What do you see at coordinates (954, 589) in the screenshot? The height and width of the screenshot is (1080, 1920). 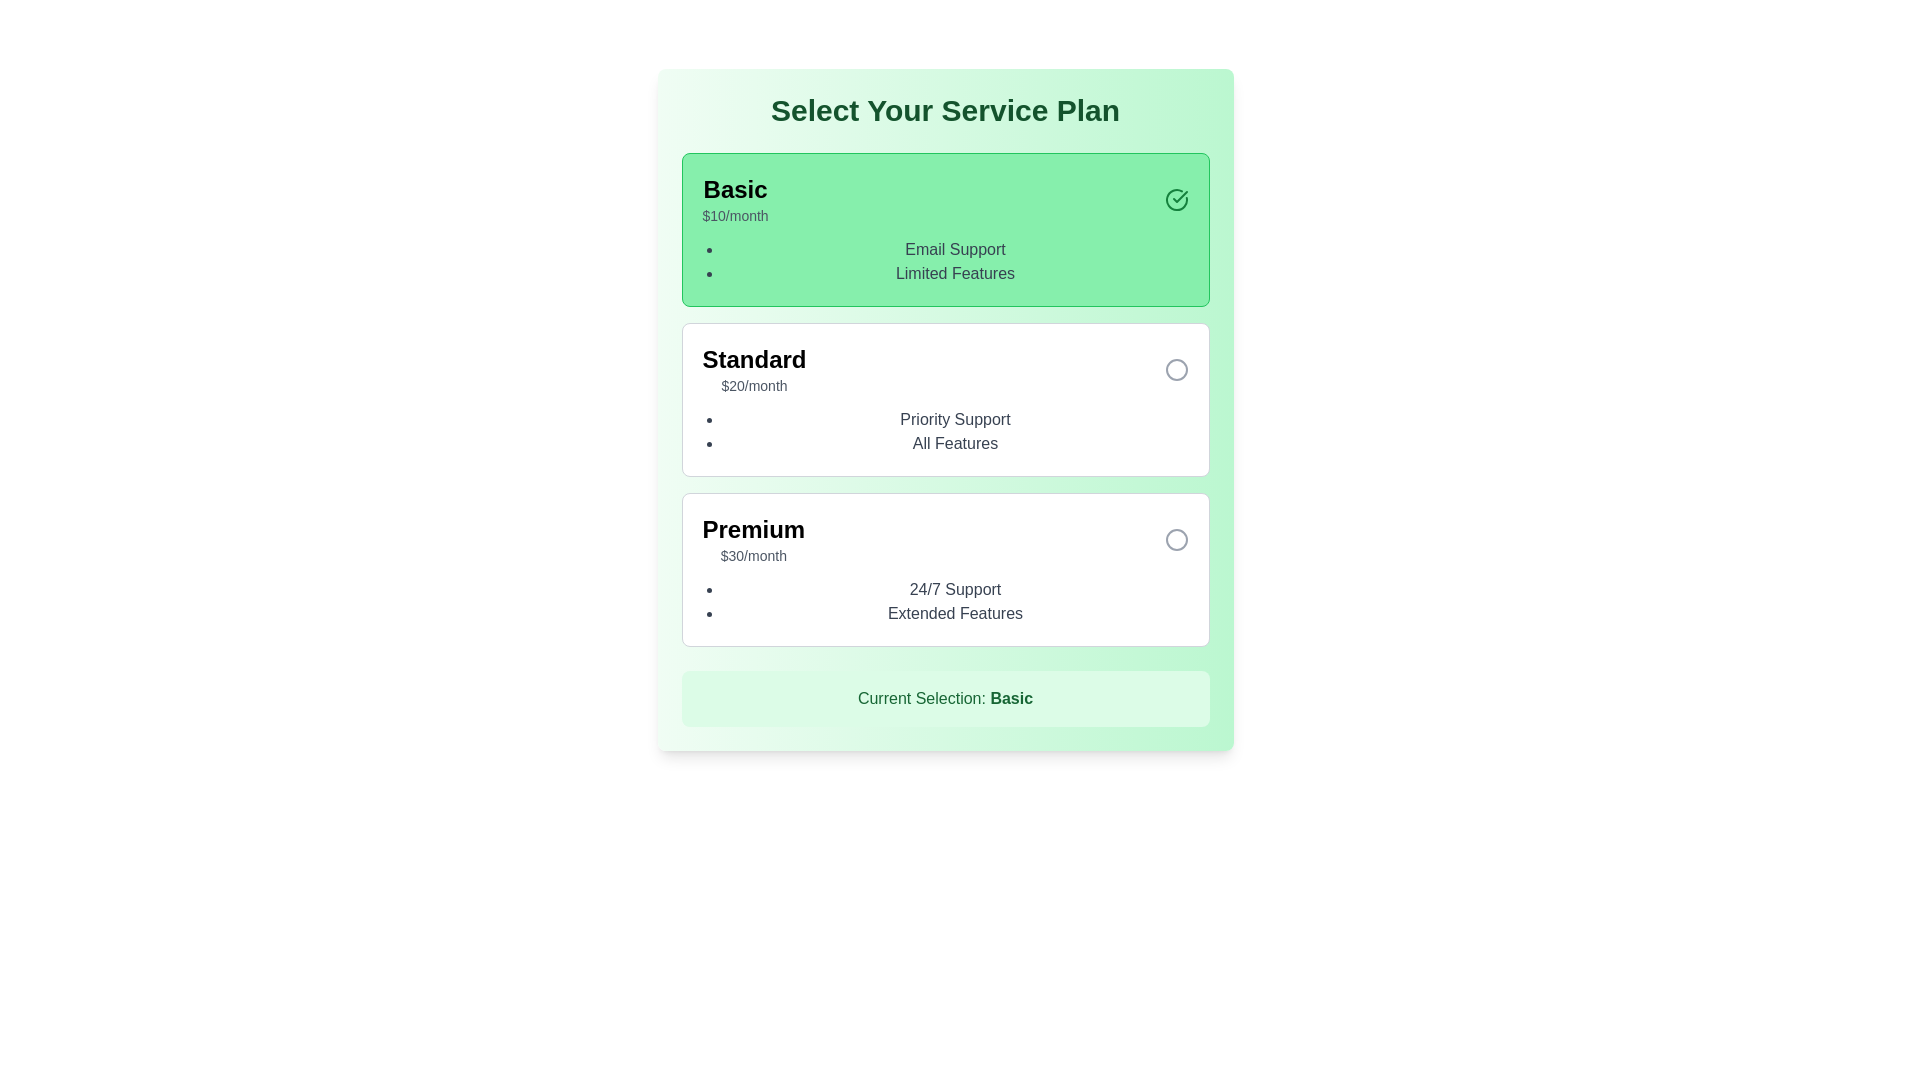 I see `the text indicating round-the-clock support availability in the Premium plan, located above the 'Extended Features' list item in the Premium section` at bounding box center [954, 589].